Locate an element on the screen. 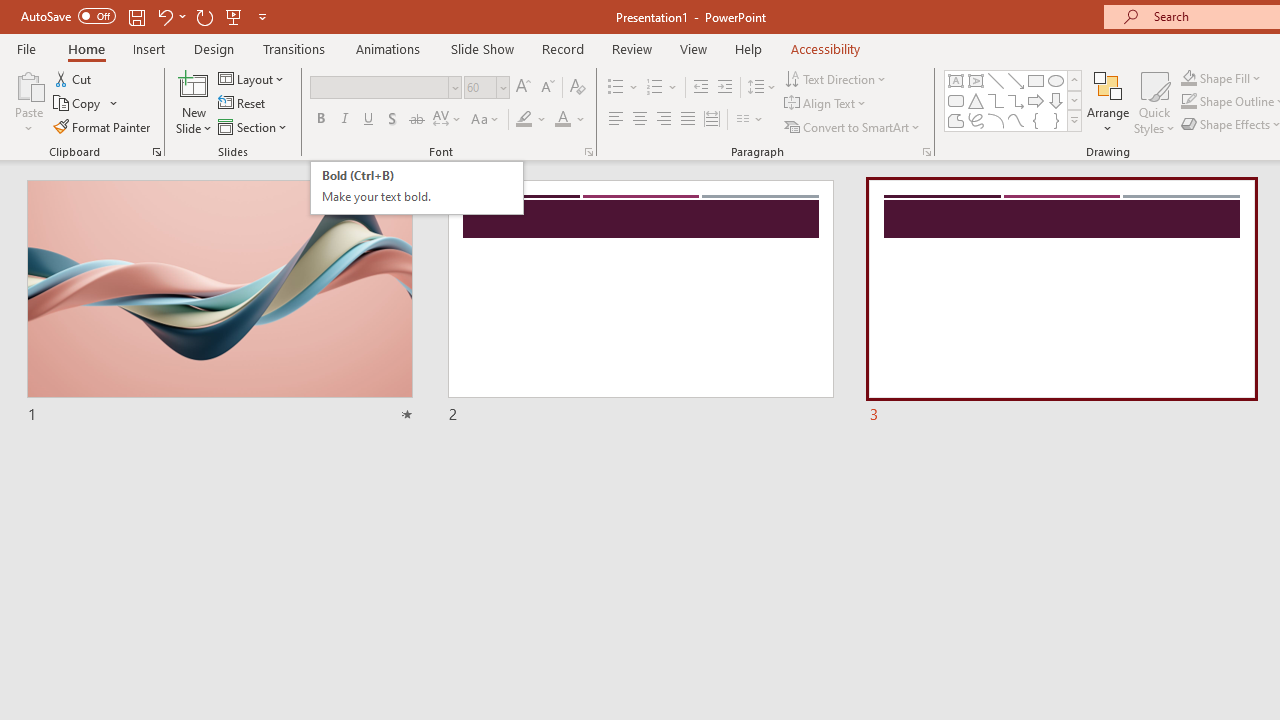  'Character Spacing' is located at coordinates (447, 119).